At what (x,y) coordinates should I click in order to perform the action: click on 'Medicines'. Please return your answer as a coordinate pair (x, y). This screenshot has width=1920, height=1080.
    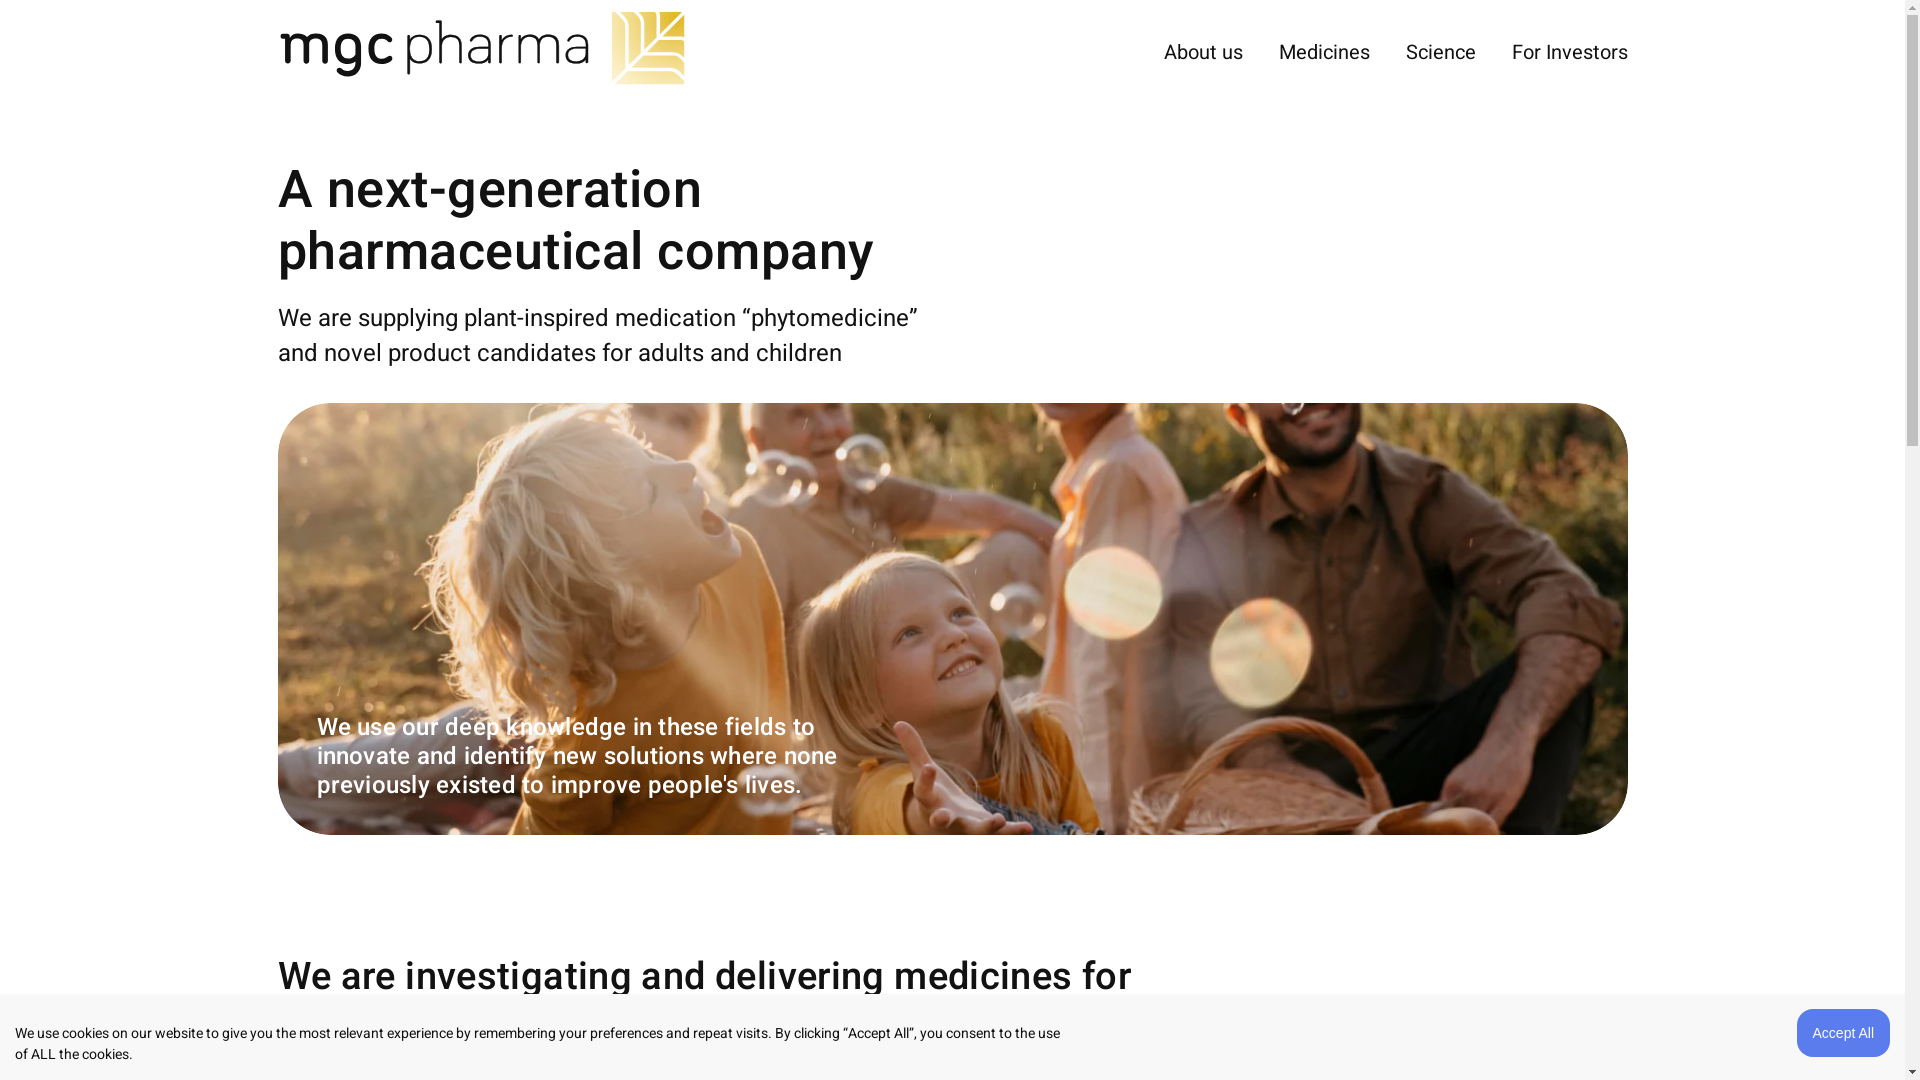
    Looking at the image, I should click on (1323, 51).